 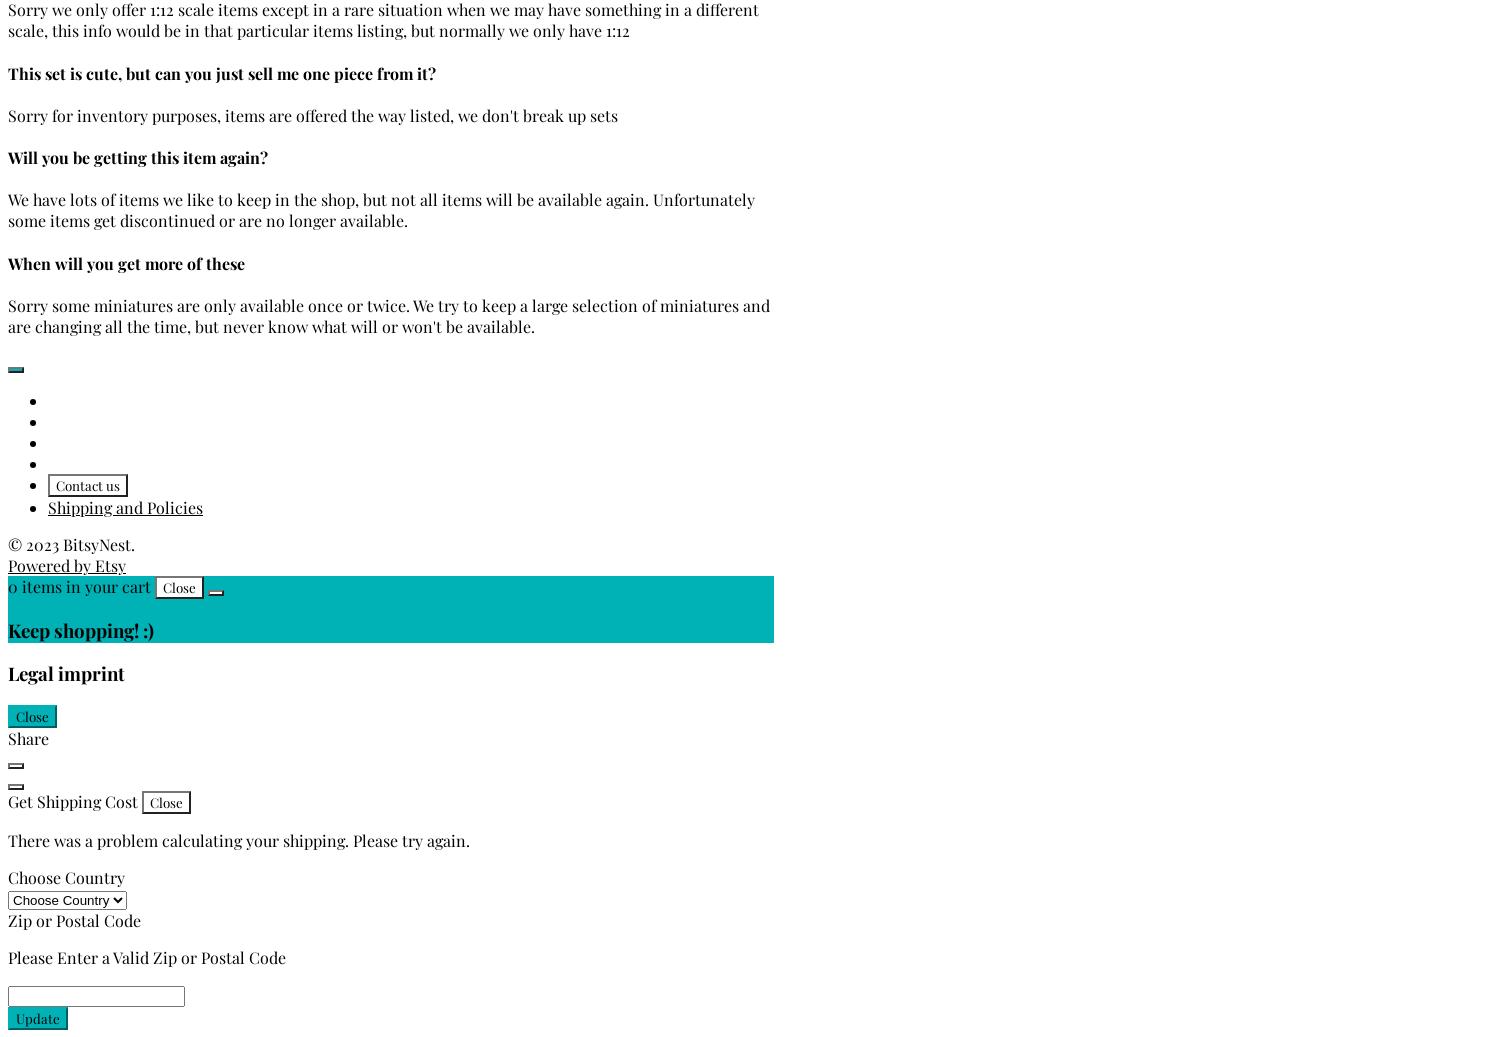 I want to click on 'This set is cute, but can you just sell me one piece from it?', so click(x=7, y=71).